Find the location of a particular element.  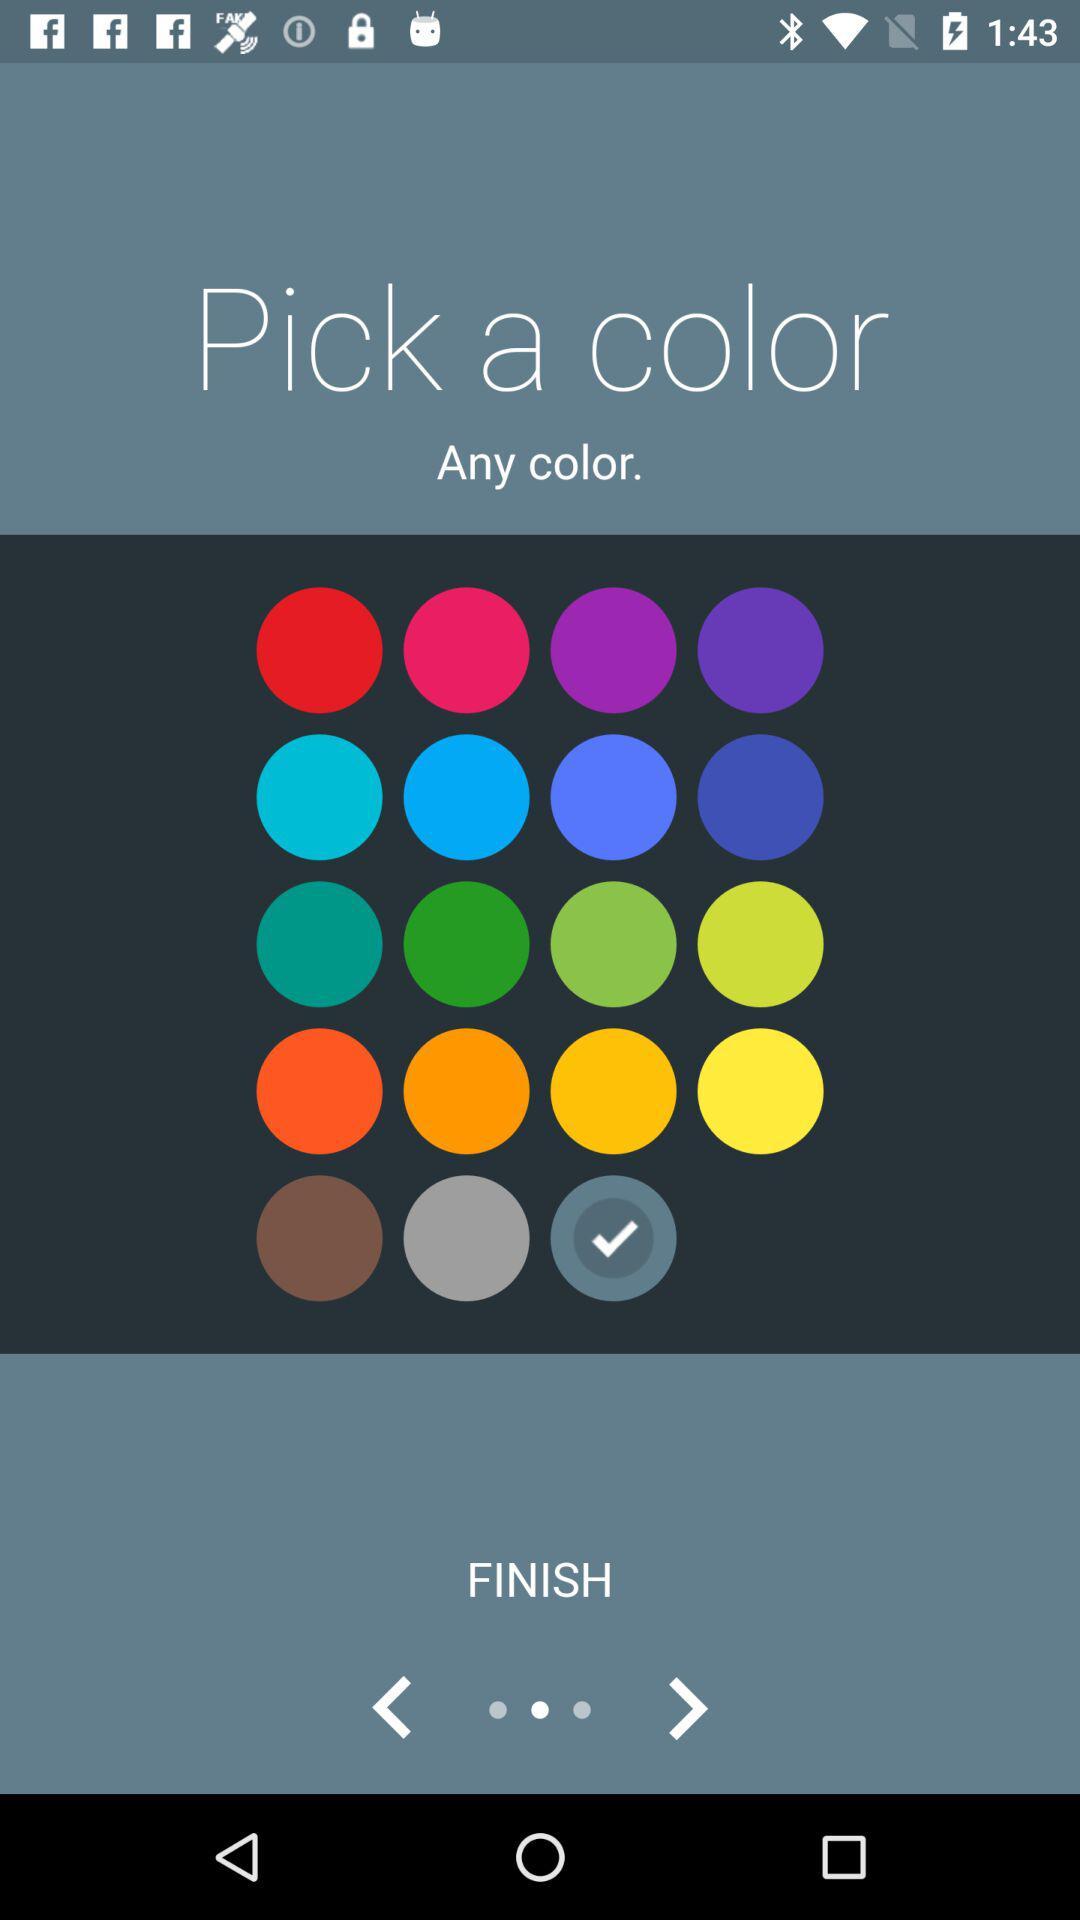

the arrow_backward icon is located at coordinates (393, 1708).